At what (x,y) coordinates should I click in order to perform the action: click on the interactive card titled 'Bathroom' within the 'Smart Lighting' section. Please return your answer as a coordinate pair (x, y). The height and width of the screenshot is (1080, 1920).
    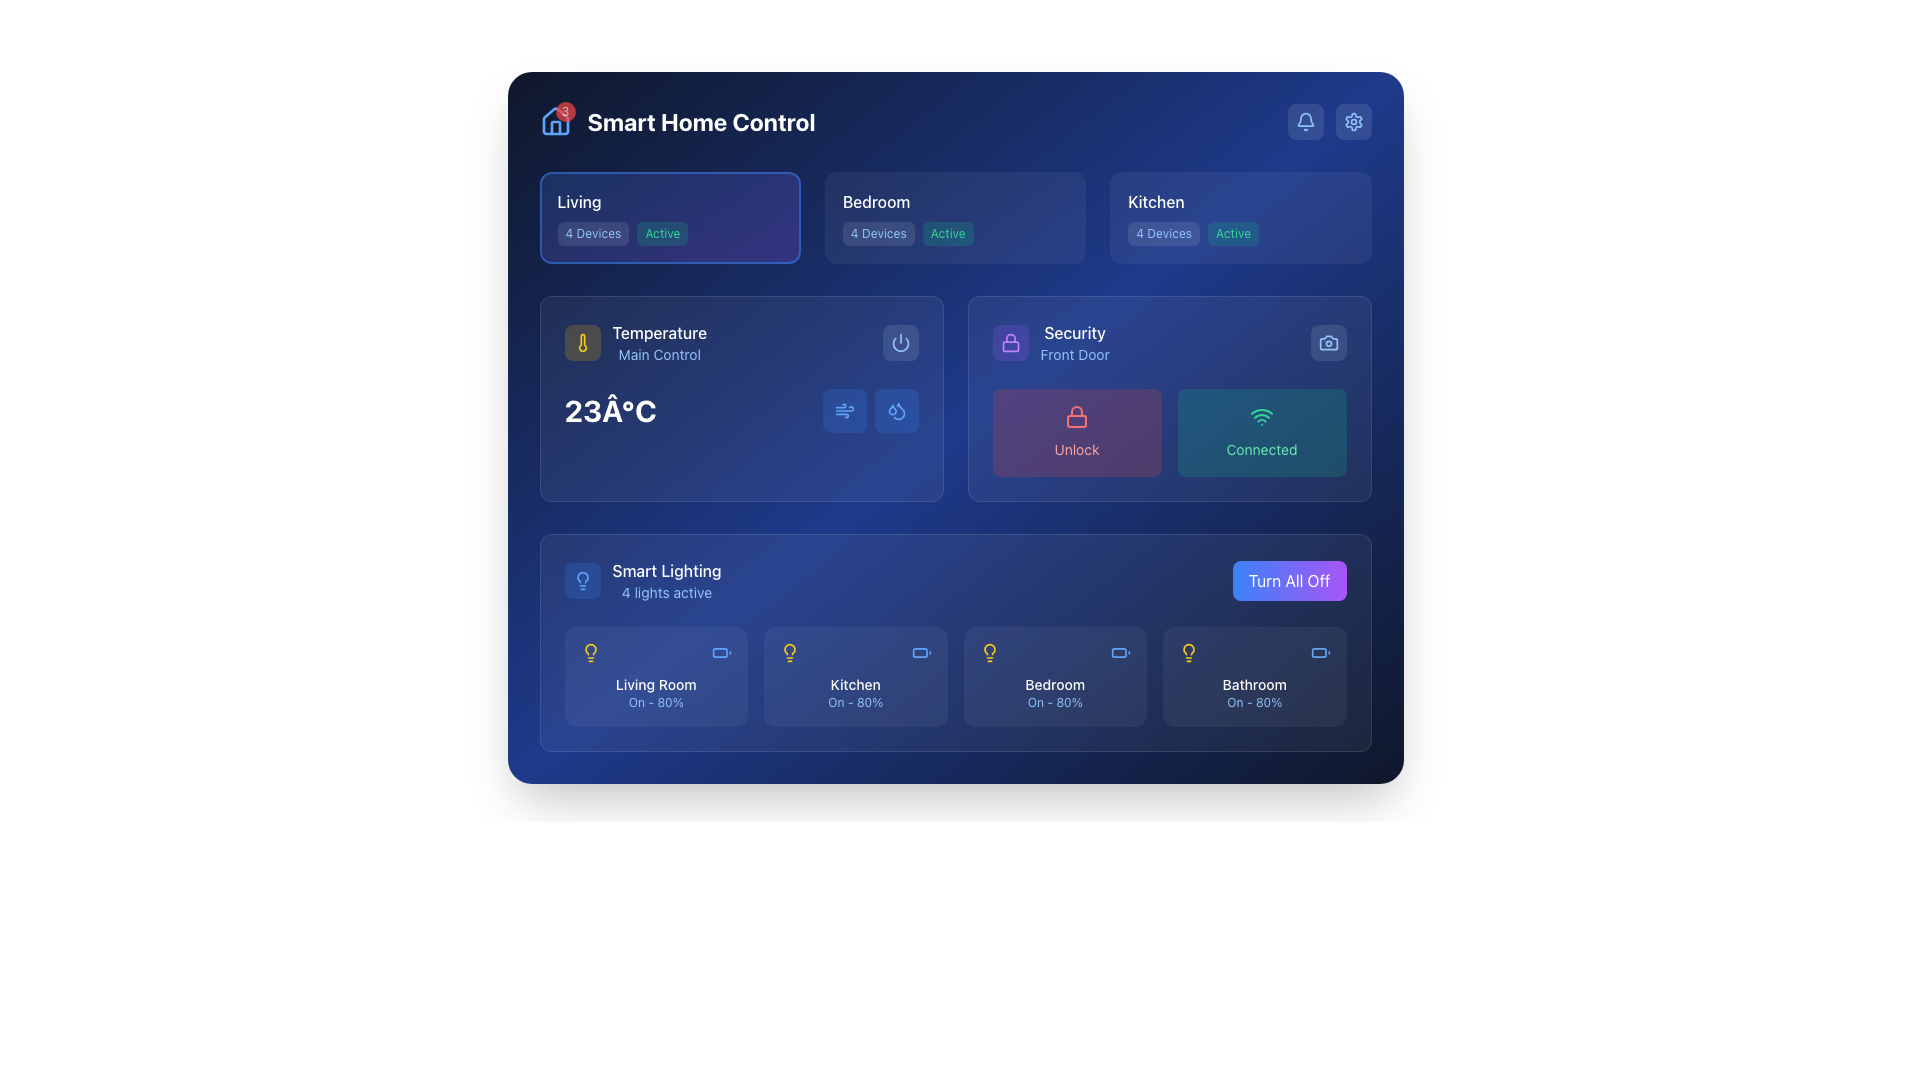
    Looking at the image, I should click on (1253, 676).